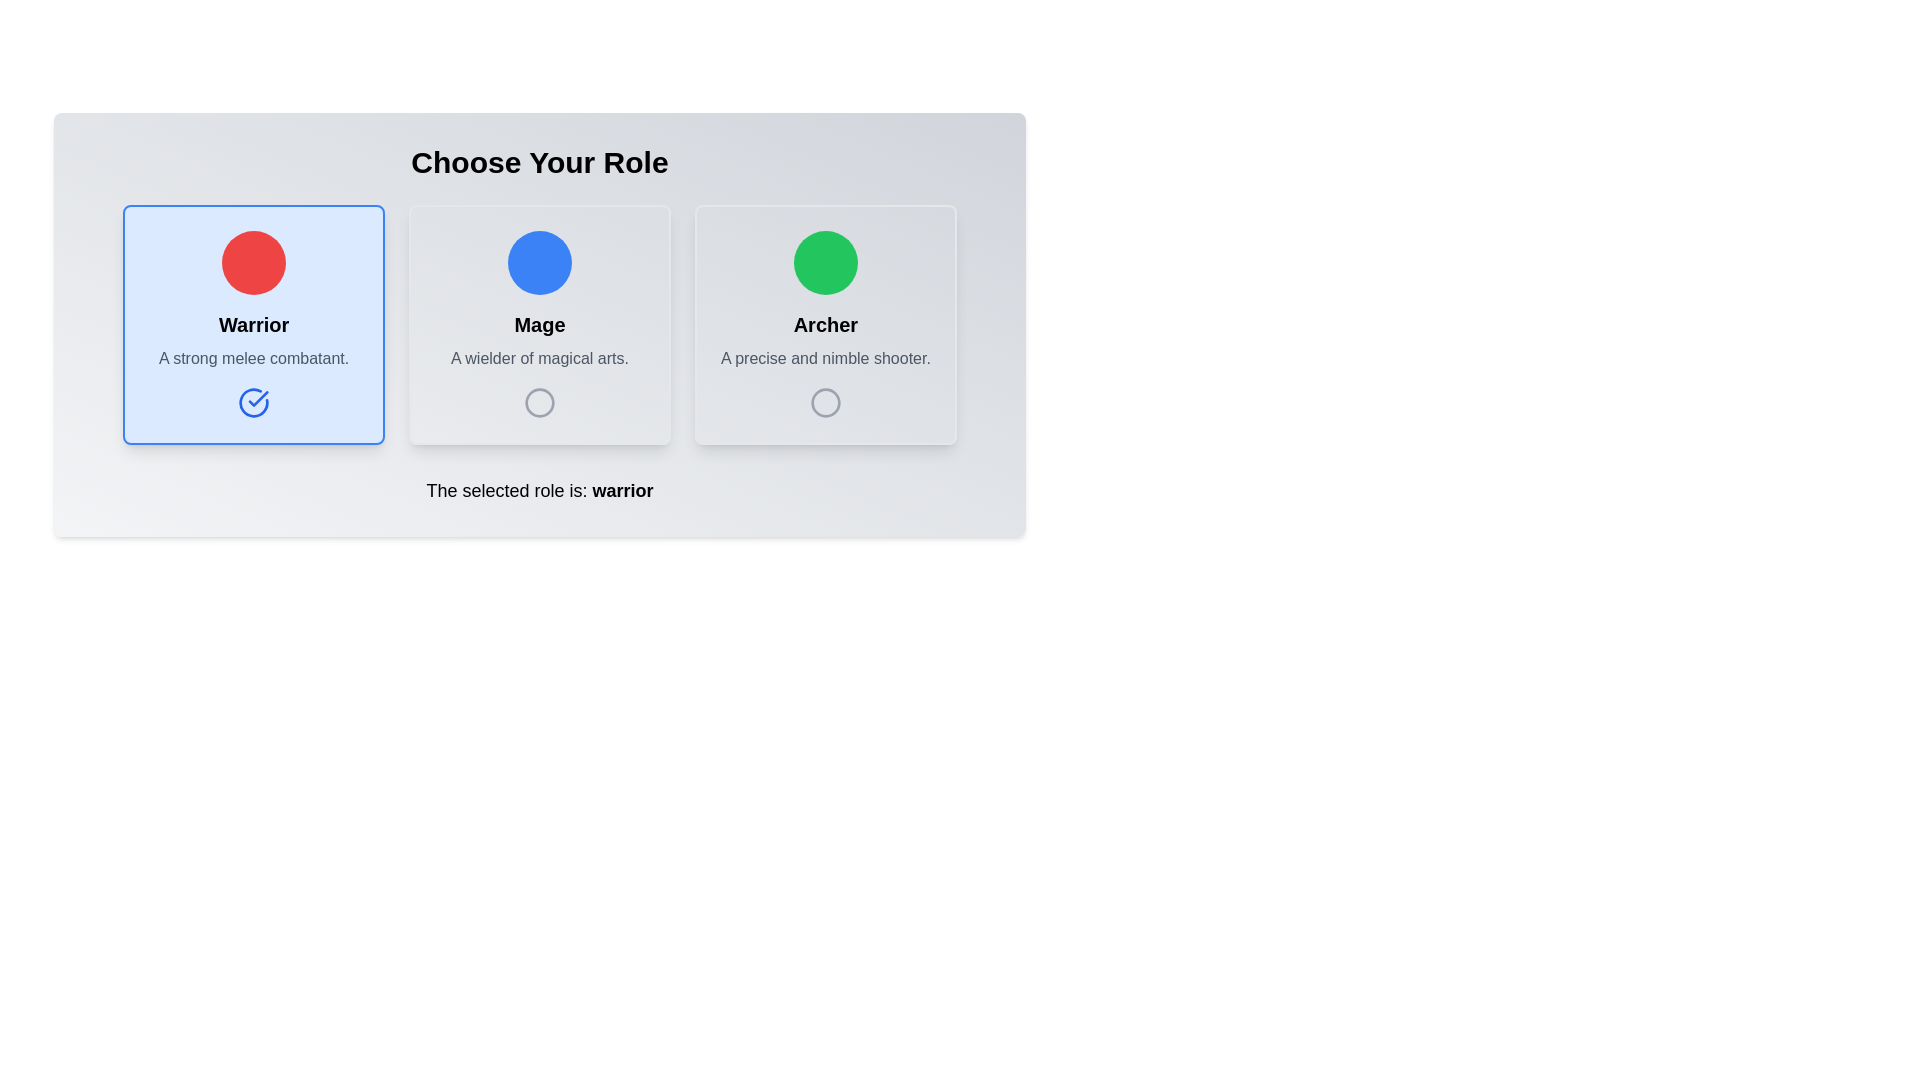 The height and width of the screenshot is (1080, 1920). What do you see at coordinates (825, 402) in the screenshot?
I see `the circular indicator at the bottom center of the 'Archer' selection card` at bounding box center [825, 402].